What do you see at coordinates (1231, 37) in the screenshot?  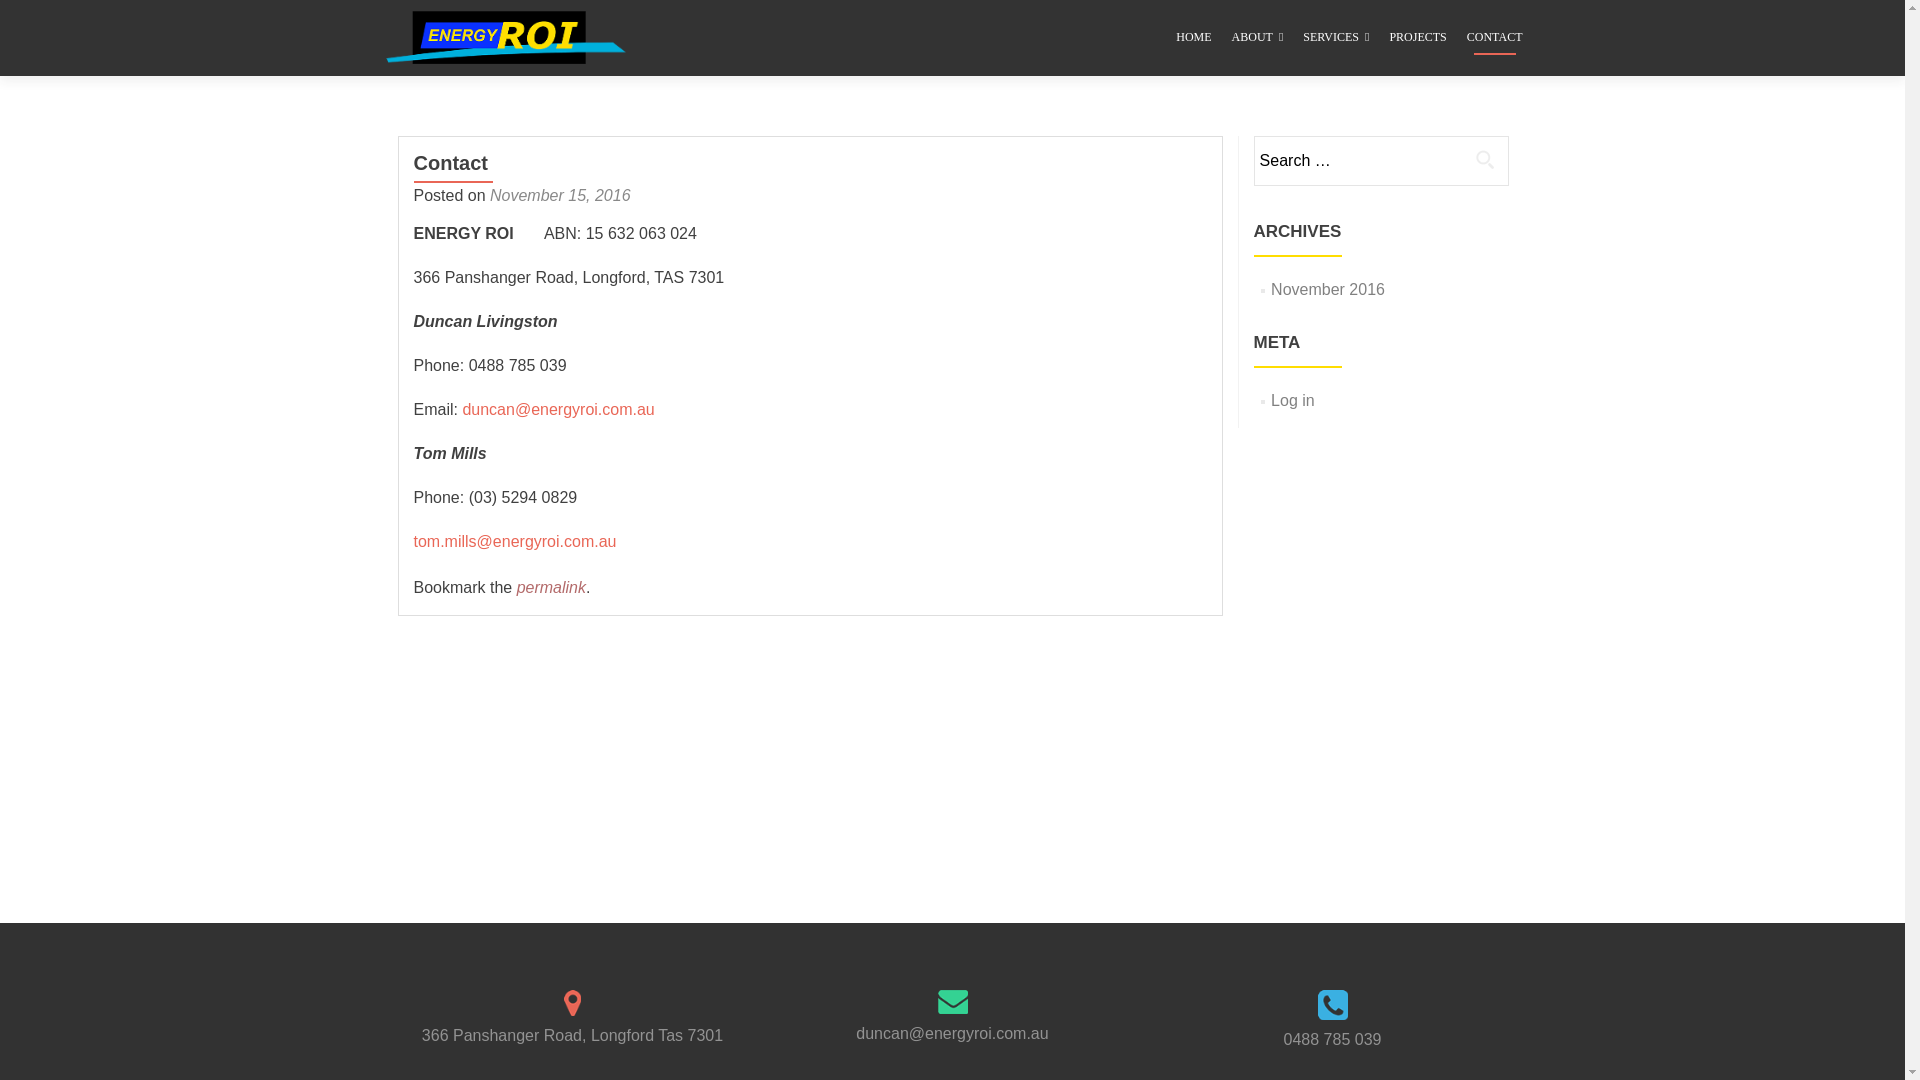 I see `'ABOUT'` at bounding box center [1231, 37].